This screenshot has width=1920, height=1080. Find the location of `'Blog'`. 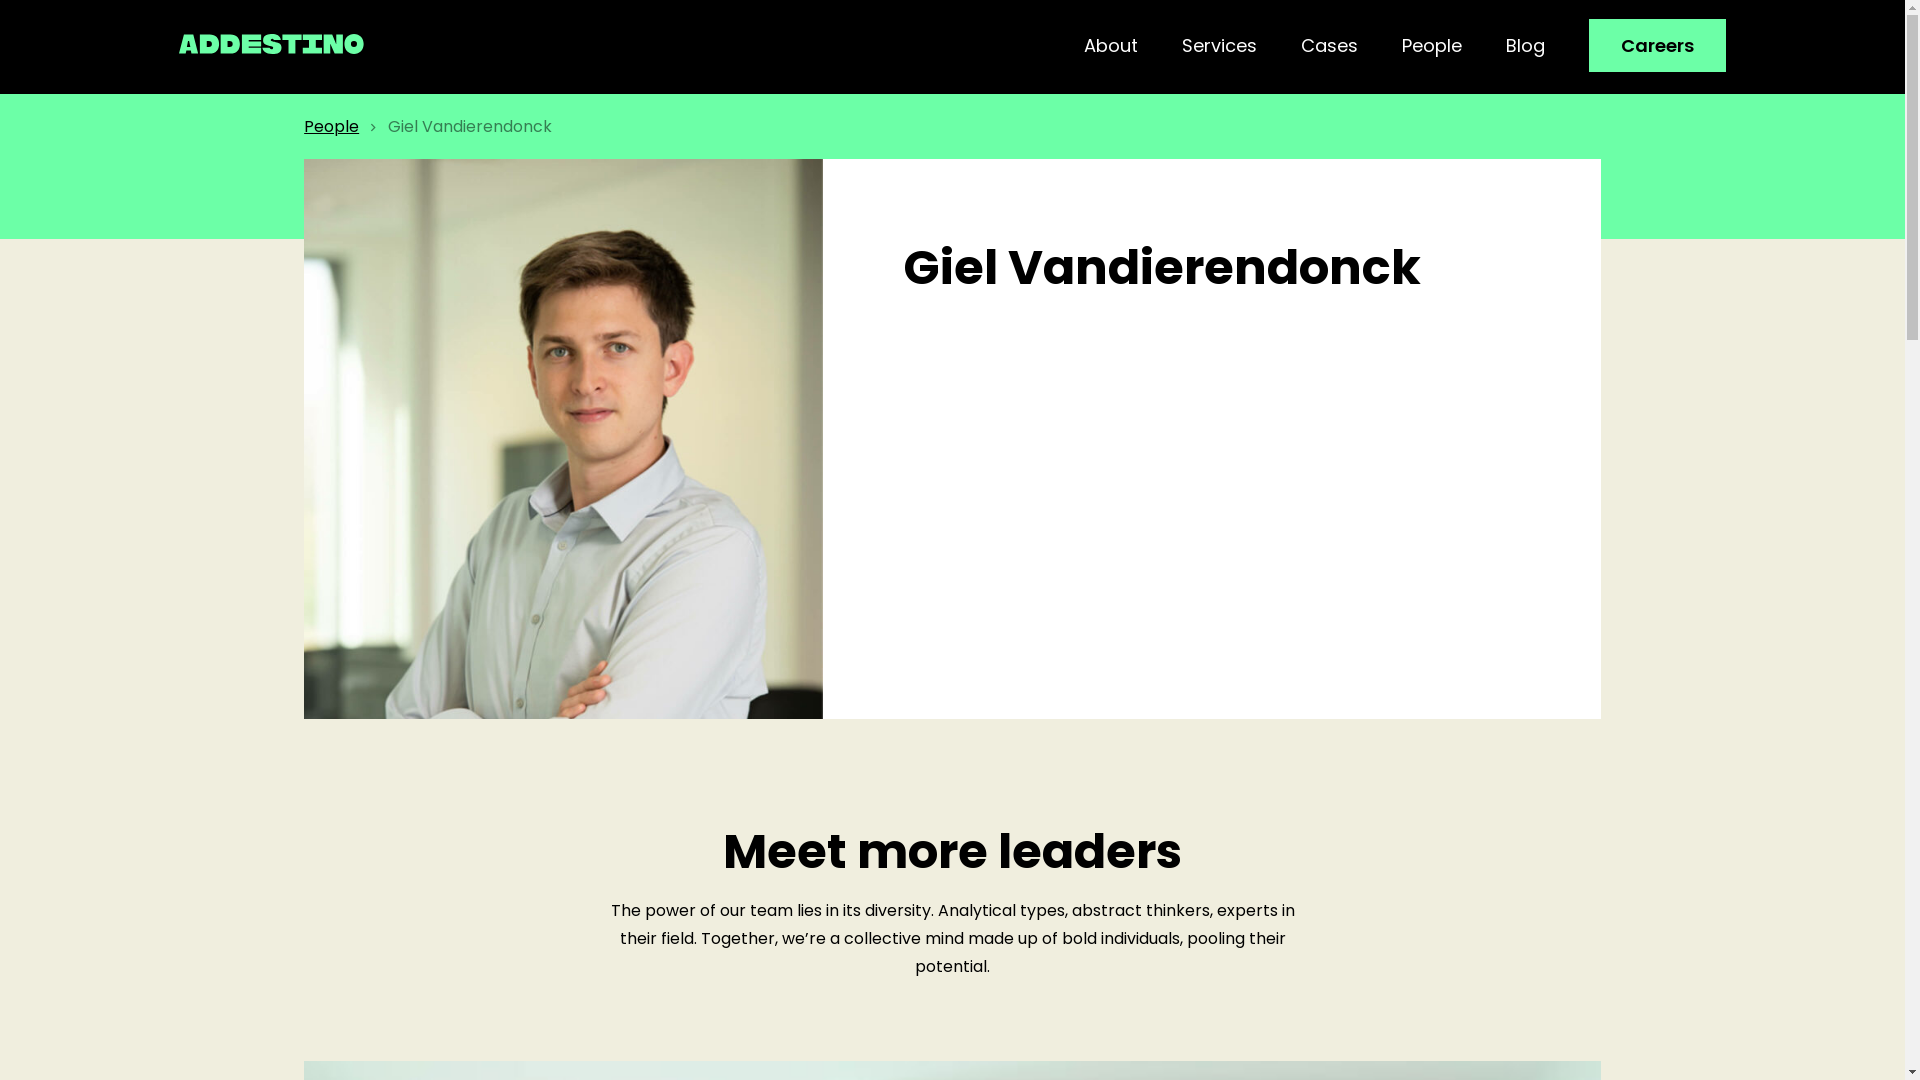

'Blog' is located at coordinates (1524, 45).